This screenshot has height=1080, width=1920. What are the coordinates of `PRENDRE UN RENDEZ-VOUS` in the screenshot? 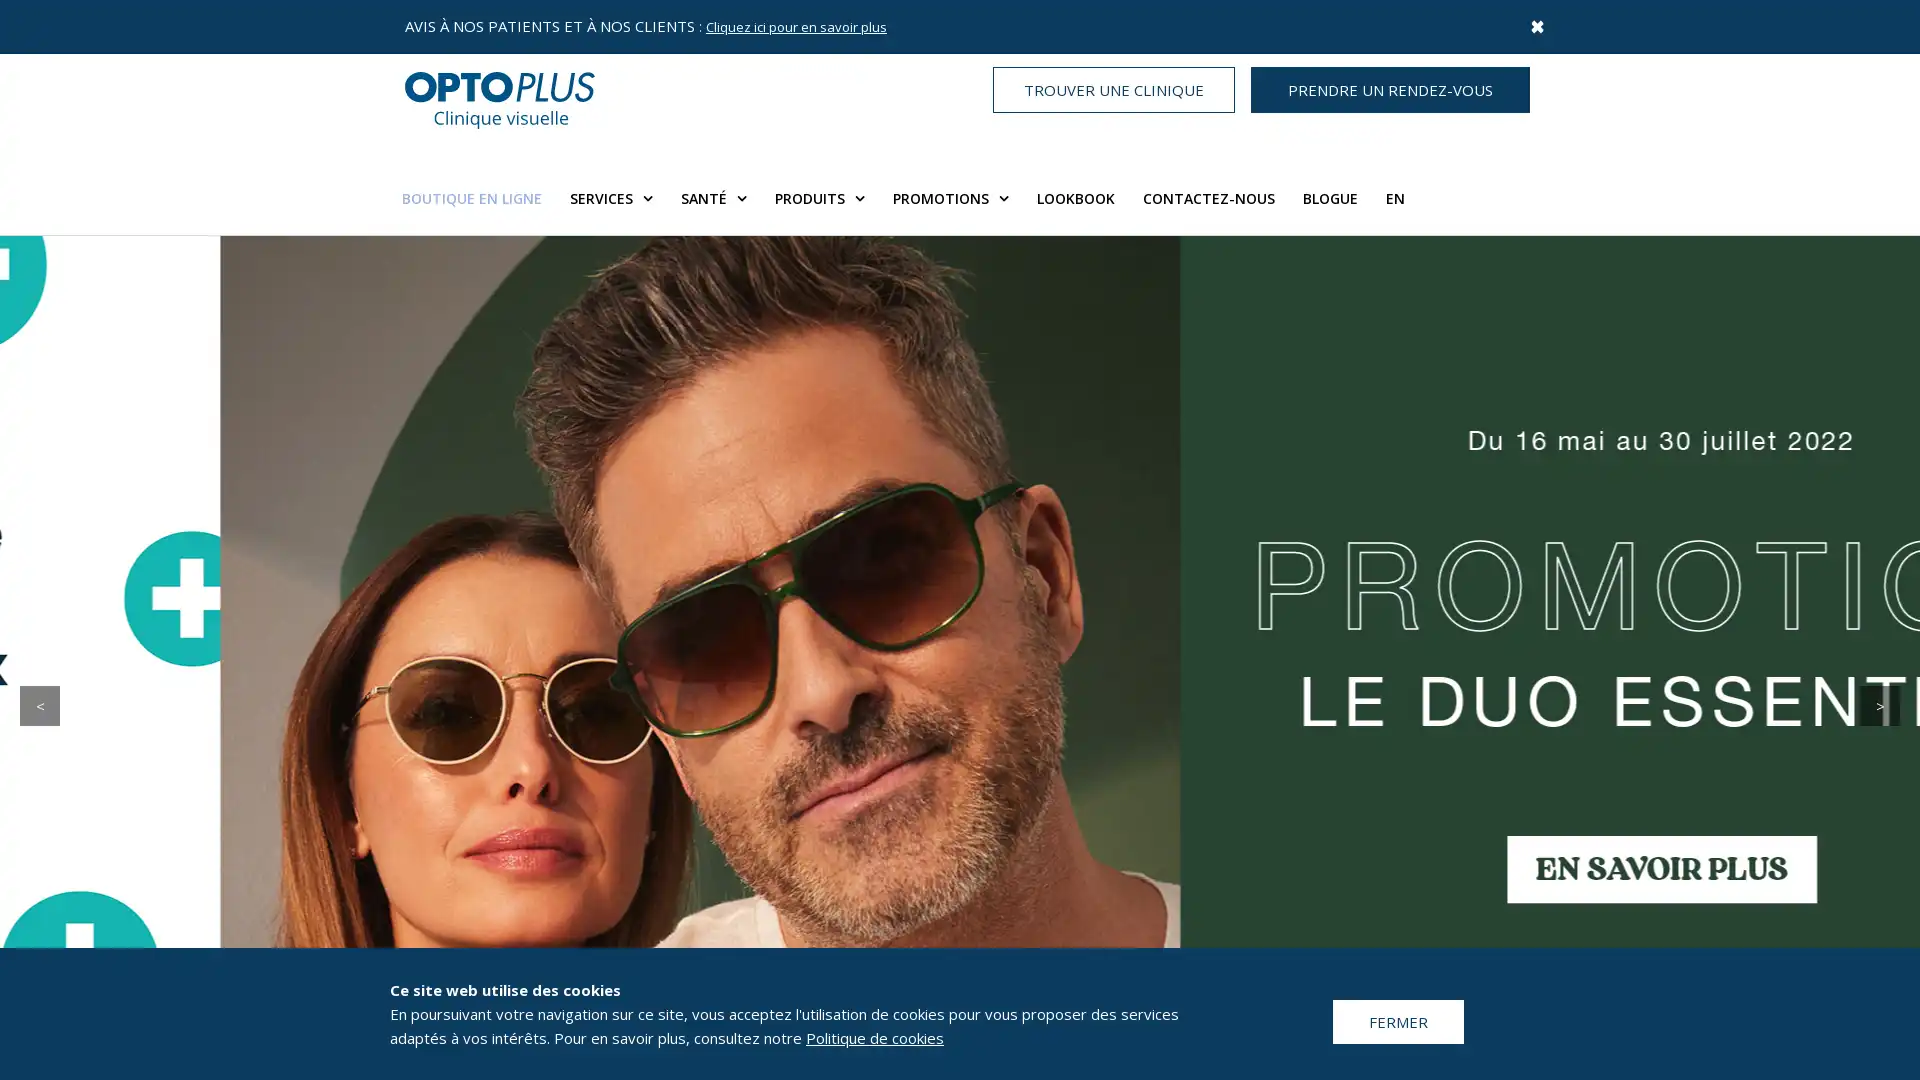 It's located at (1389, 88).